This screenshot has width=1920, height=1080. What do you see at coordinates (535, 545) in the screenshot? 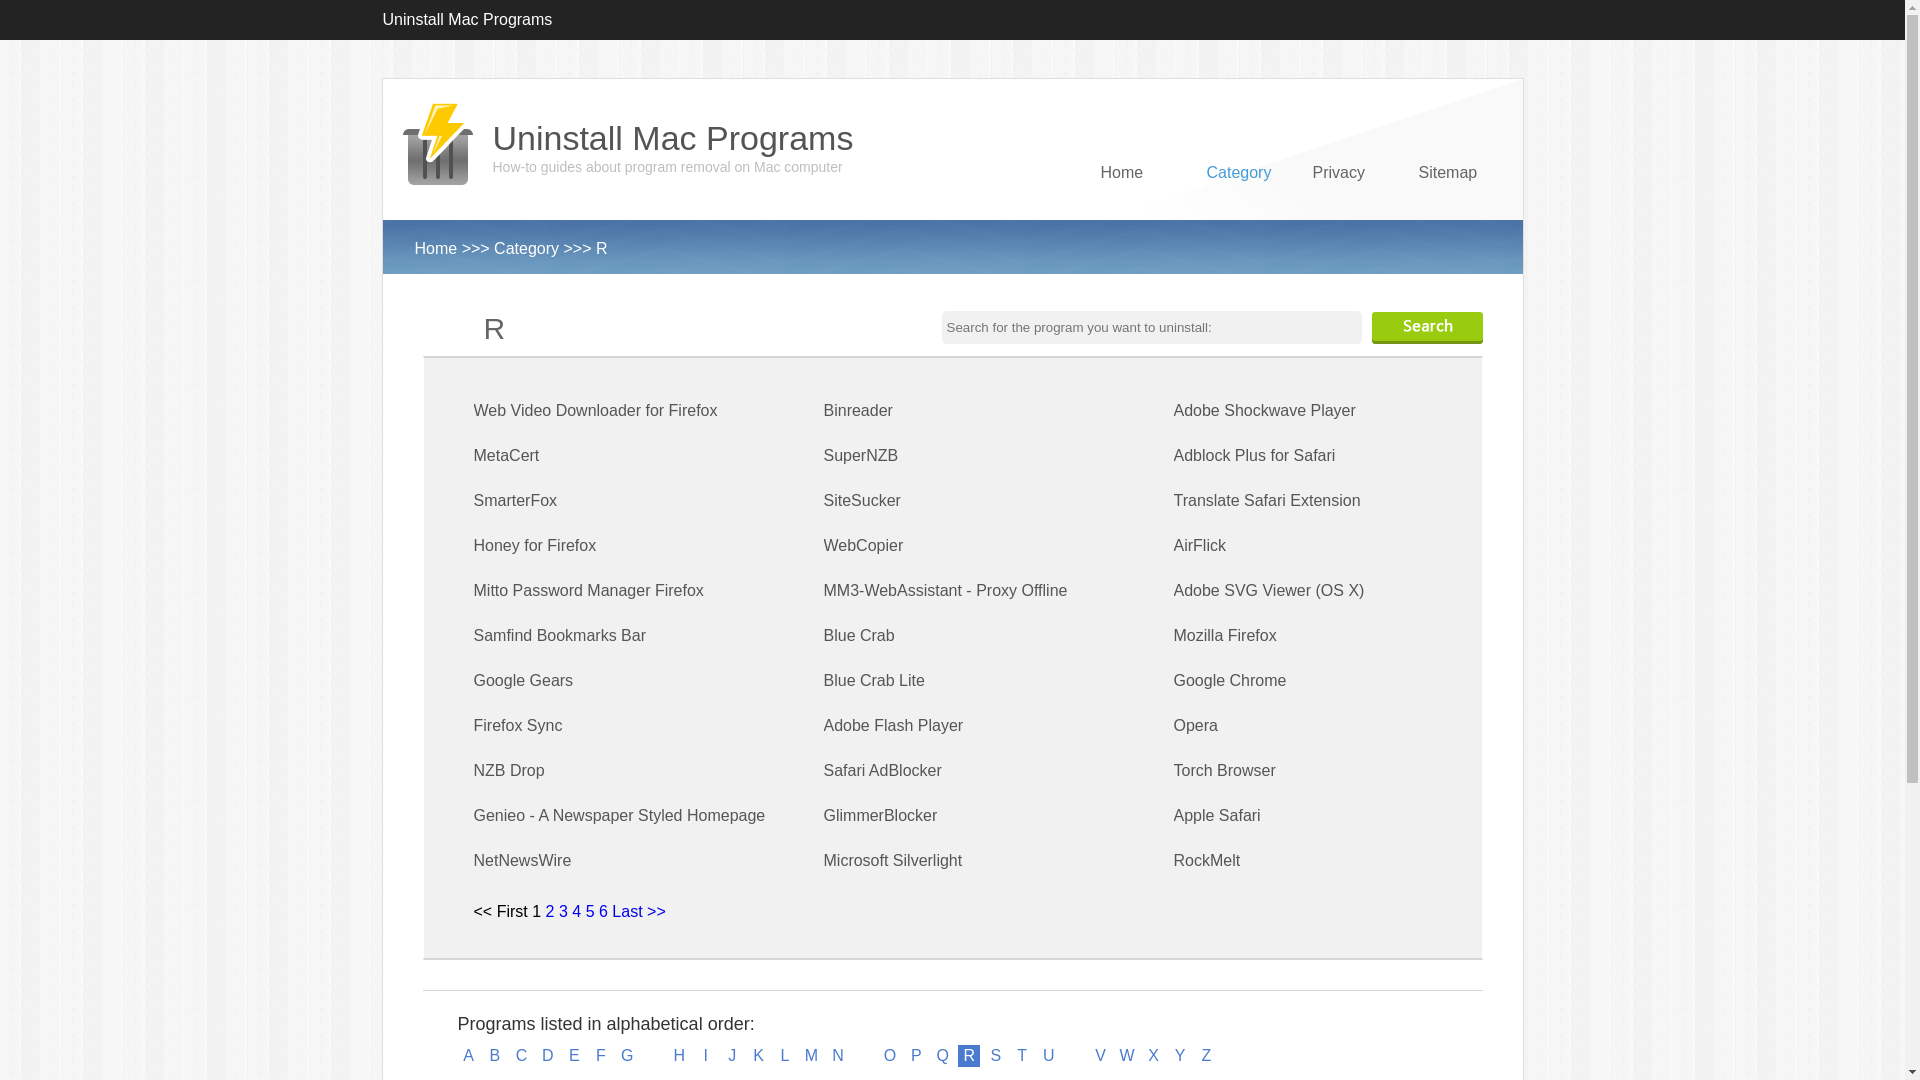
I see `'Honey for Firefox'` at bounding box center [535, 545].